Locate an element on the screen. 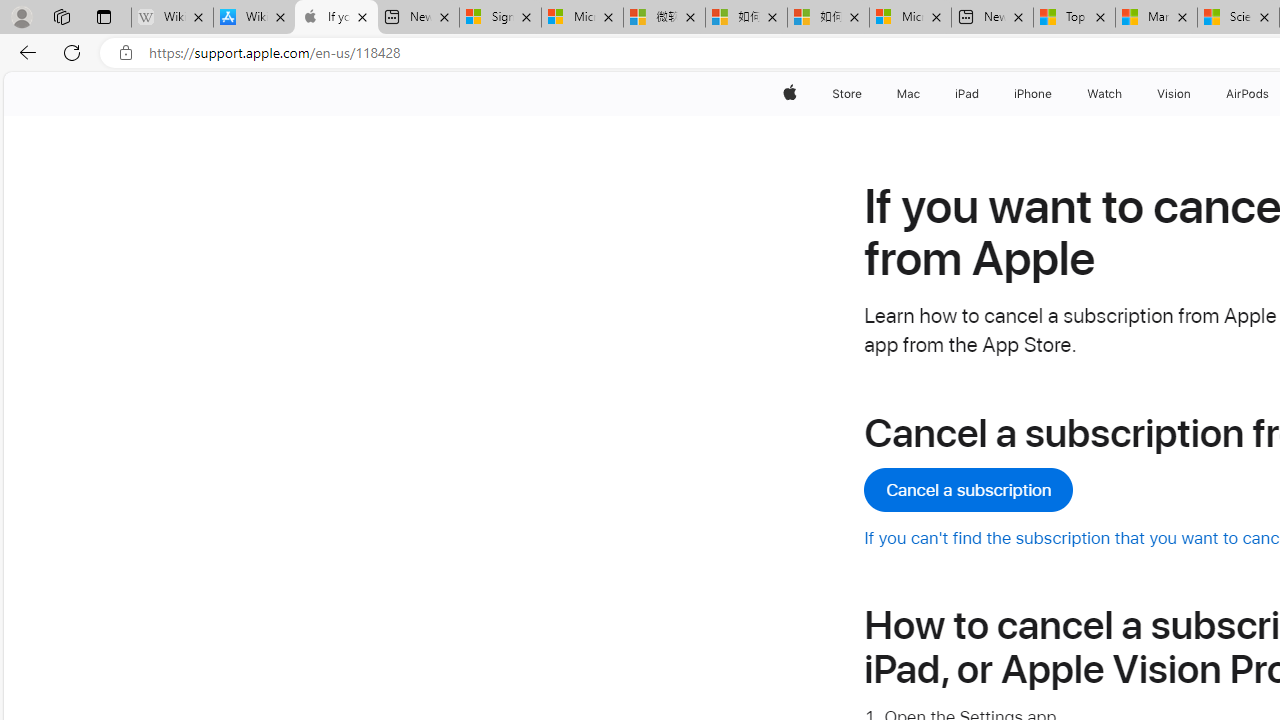 The height and width of the screenshot is (720, 1280). 'Marine life - MSN' is located at coordinates (1156, 17).